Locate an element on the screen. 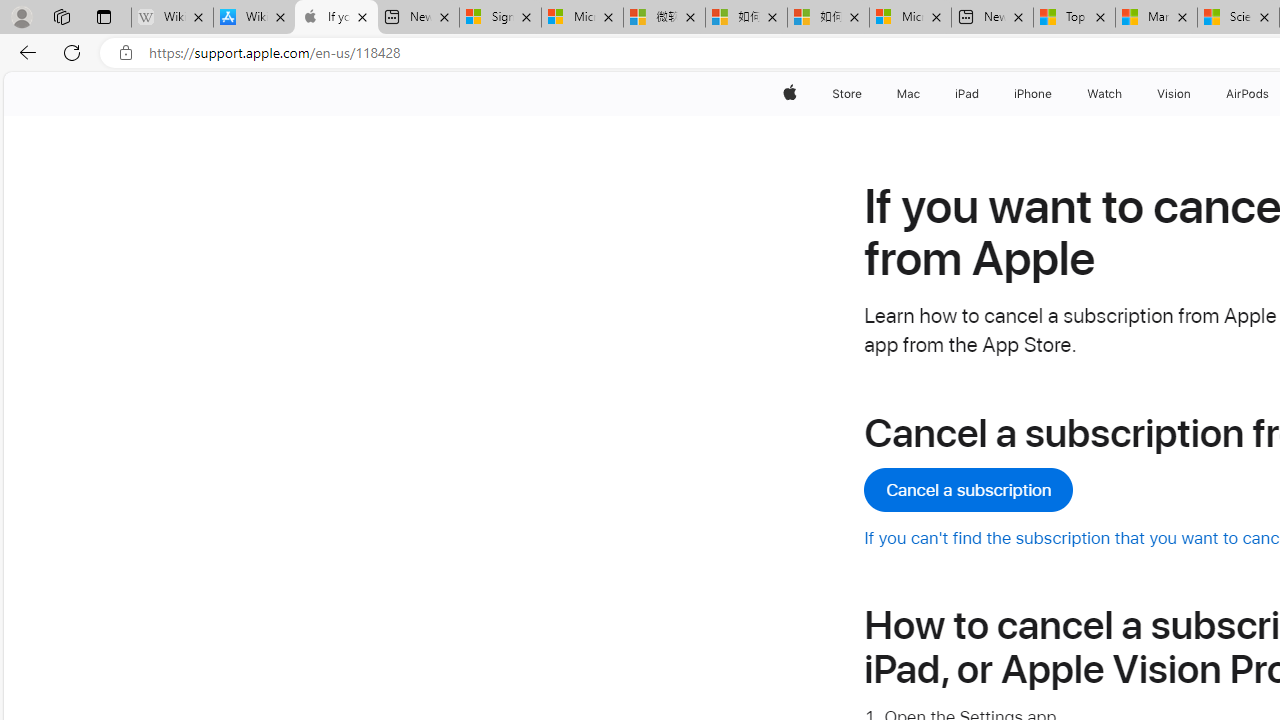 The height and width of the screenshot is (720, 1280). 'Marine life - MSN' is located at coordinates (1156, 17).